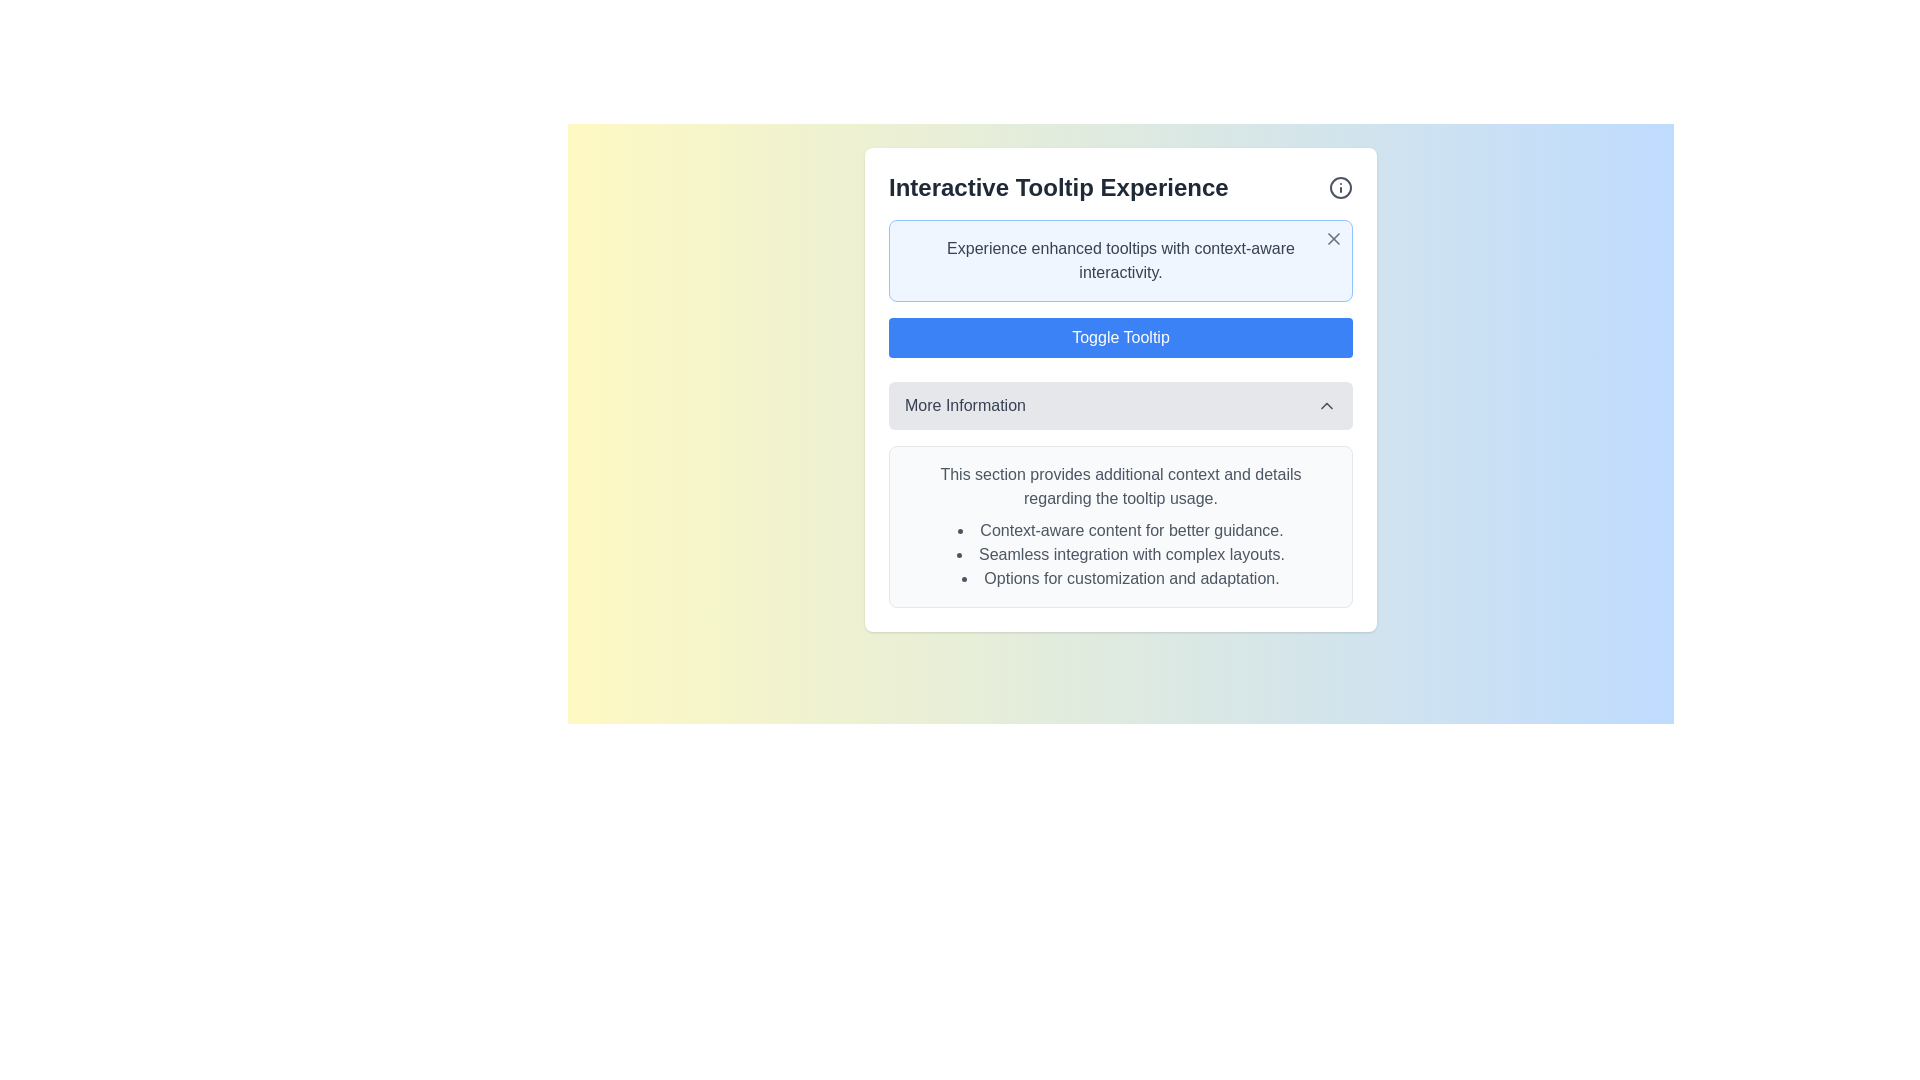  I want to click on the close/exit button located in the upper-right corner of the 'Interactive Tooltip Experience' dialog, so click(1334, 238).